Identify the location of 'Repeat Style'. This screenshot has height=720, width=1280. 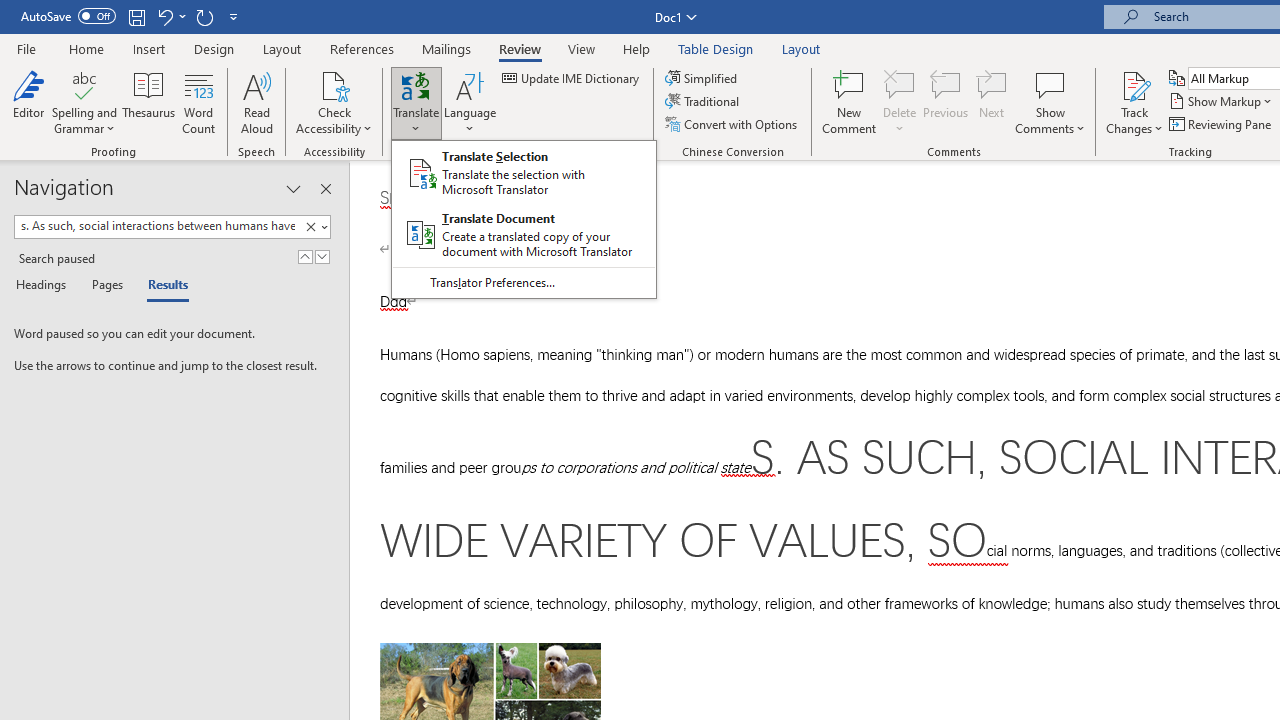
(204, 16).